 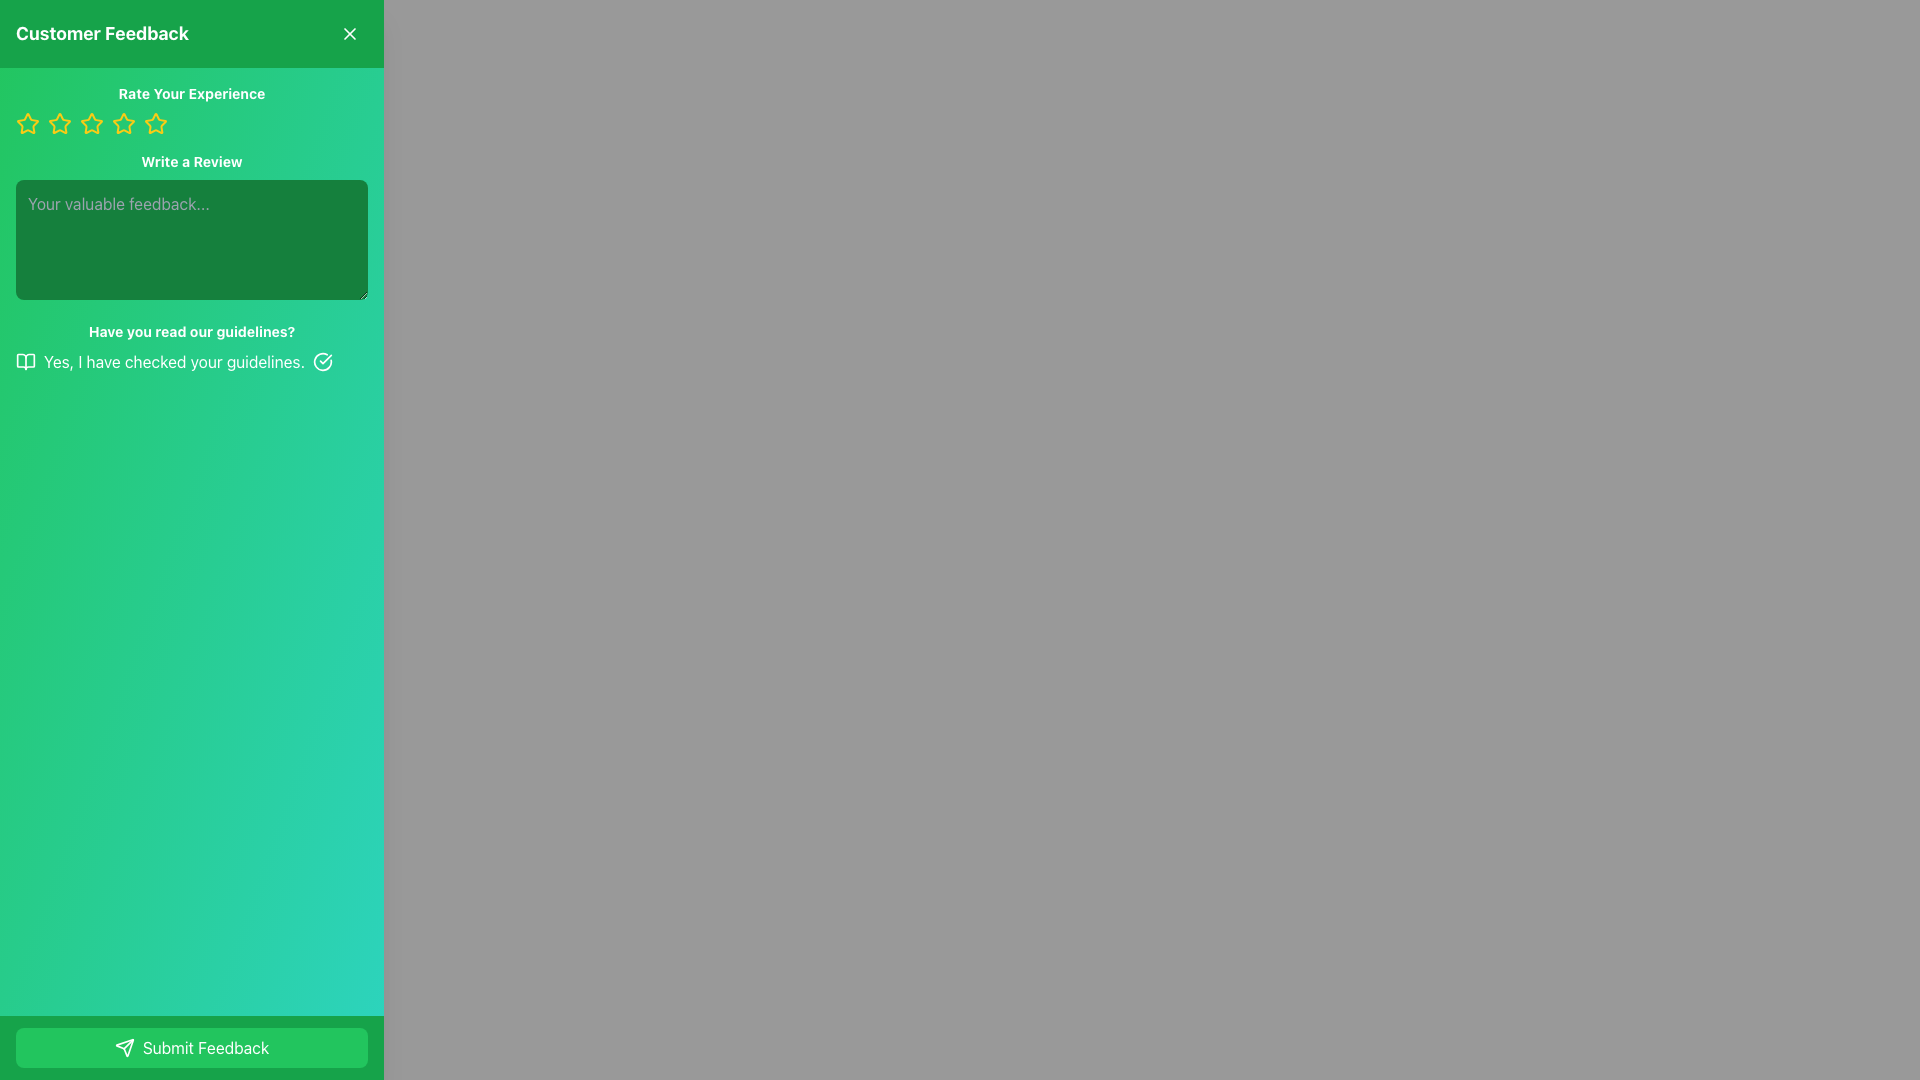 I want to click on the third yellow outlined star icon in the row of five stars under the 'Rate Your Experience' title to rate it, so click(x=123, y=123).